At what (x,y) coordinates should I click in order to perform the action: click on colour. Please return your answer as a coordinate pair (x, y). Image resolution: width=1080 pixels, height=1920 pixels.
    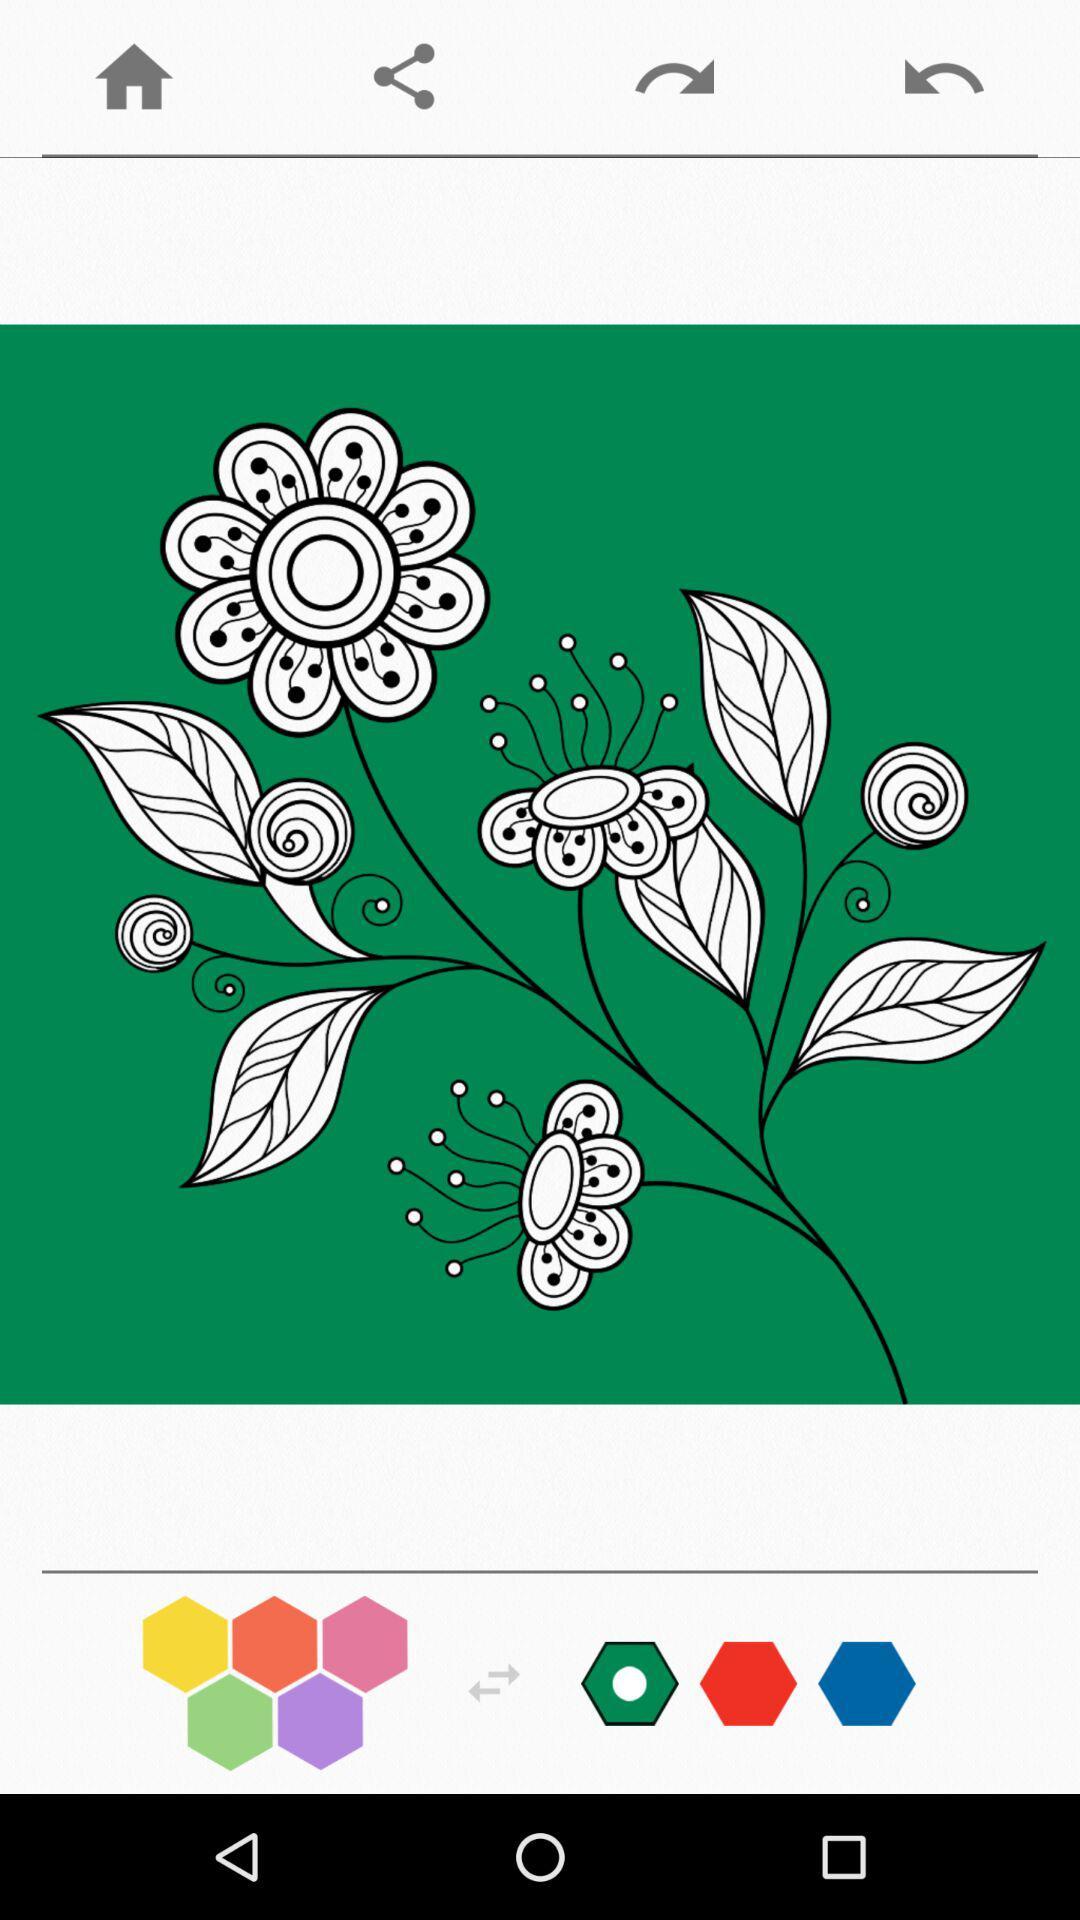
    Looking at the image, I should click on (628, 1682).